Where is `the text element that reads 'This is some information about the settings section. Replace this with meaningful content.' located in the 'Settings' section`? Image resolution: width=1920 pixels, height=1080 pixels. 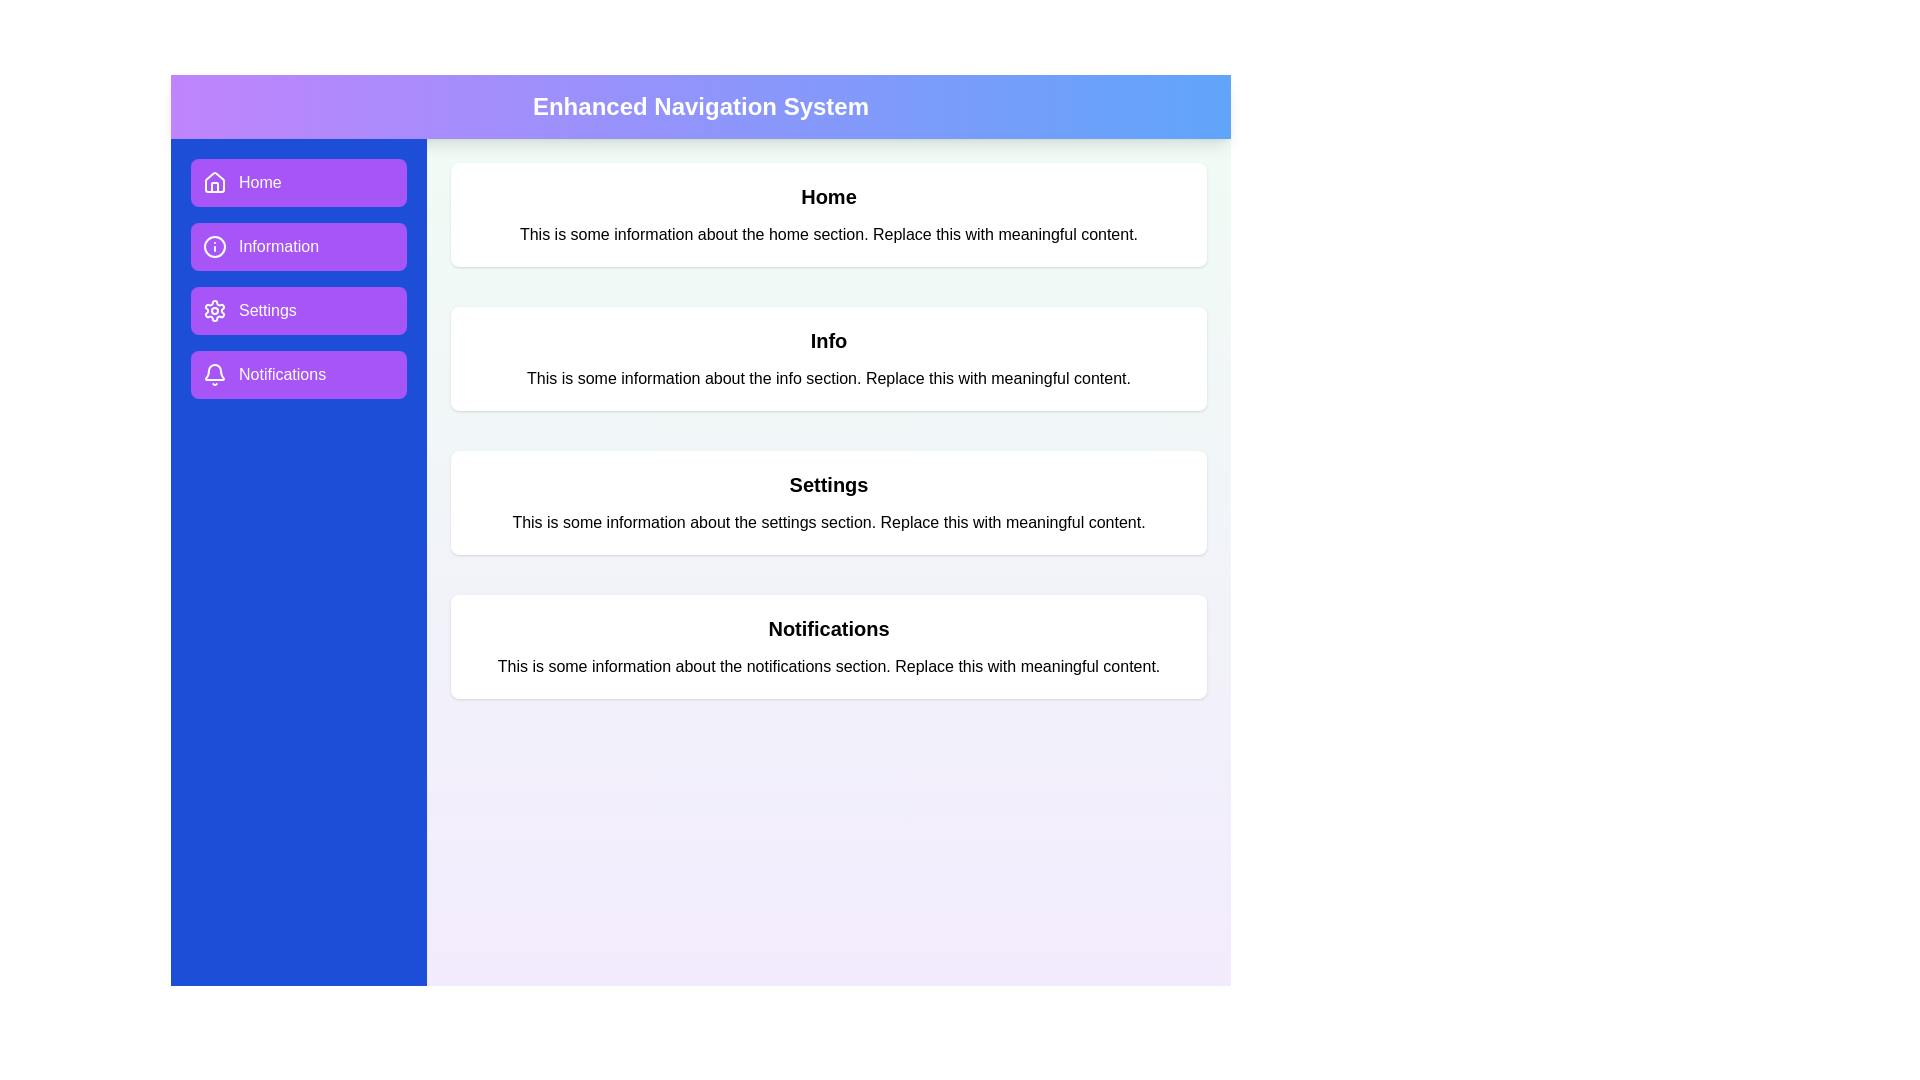
the text element that reads 'This is some information about the settings section. Replace this with meaningful content.' located in the 'Settings' section is located at coordinates (829, 522).